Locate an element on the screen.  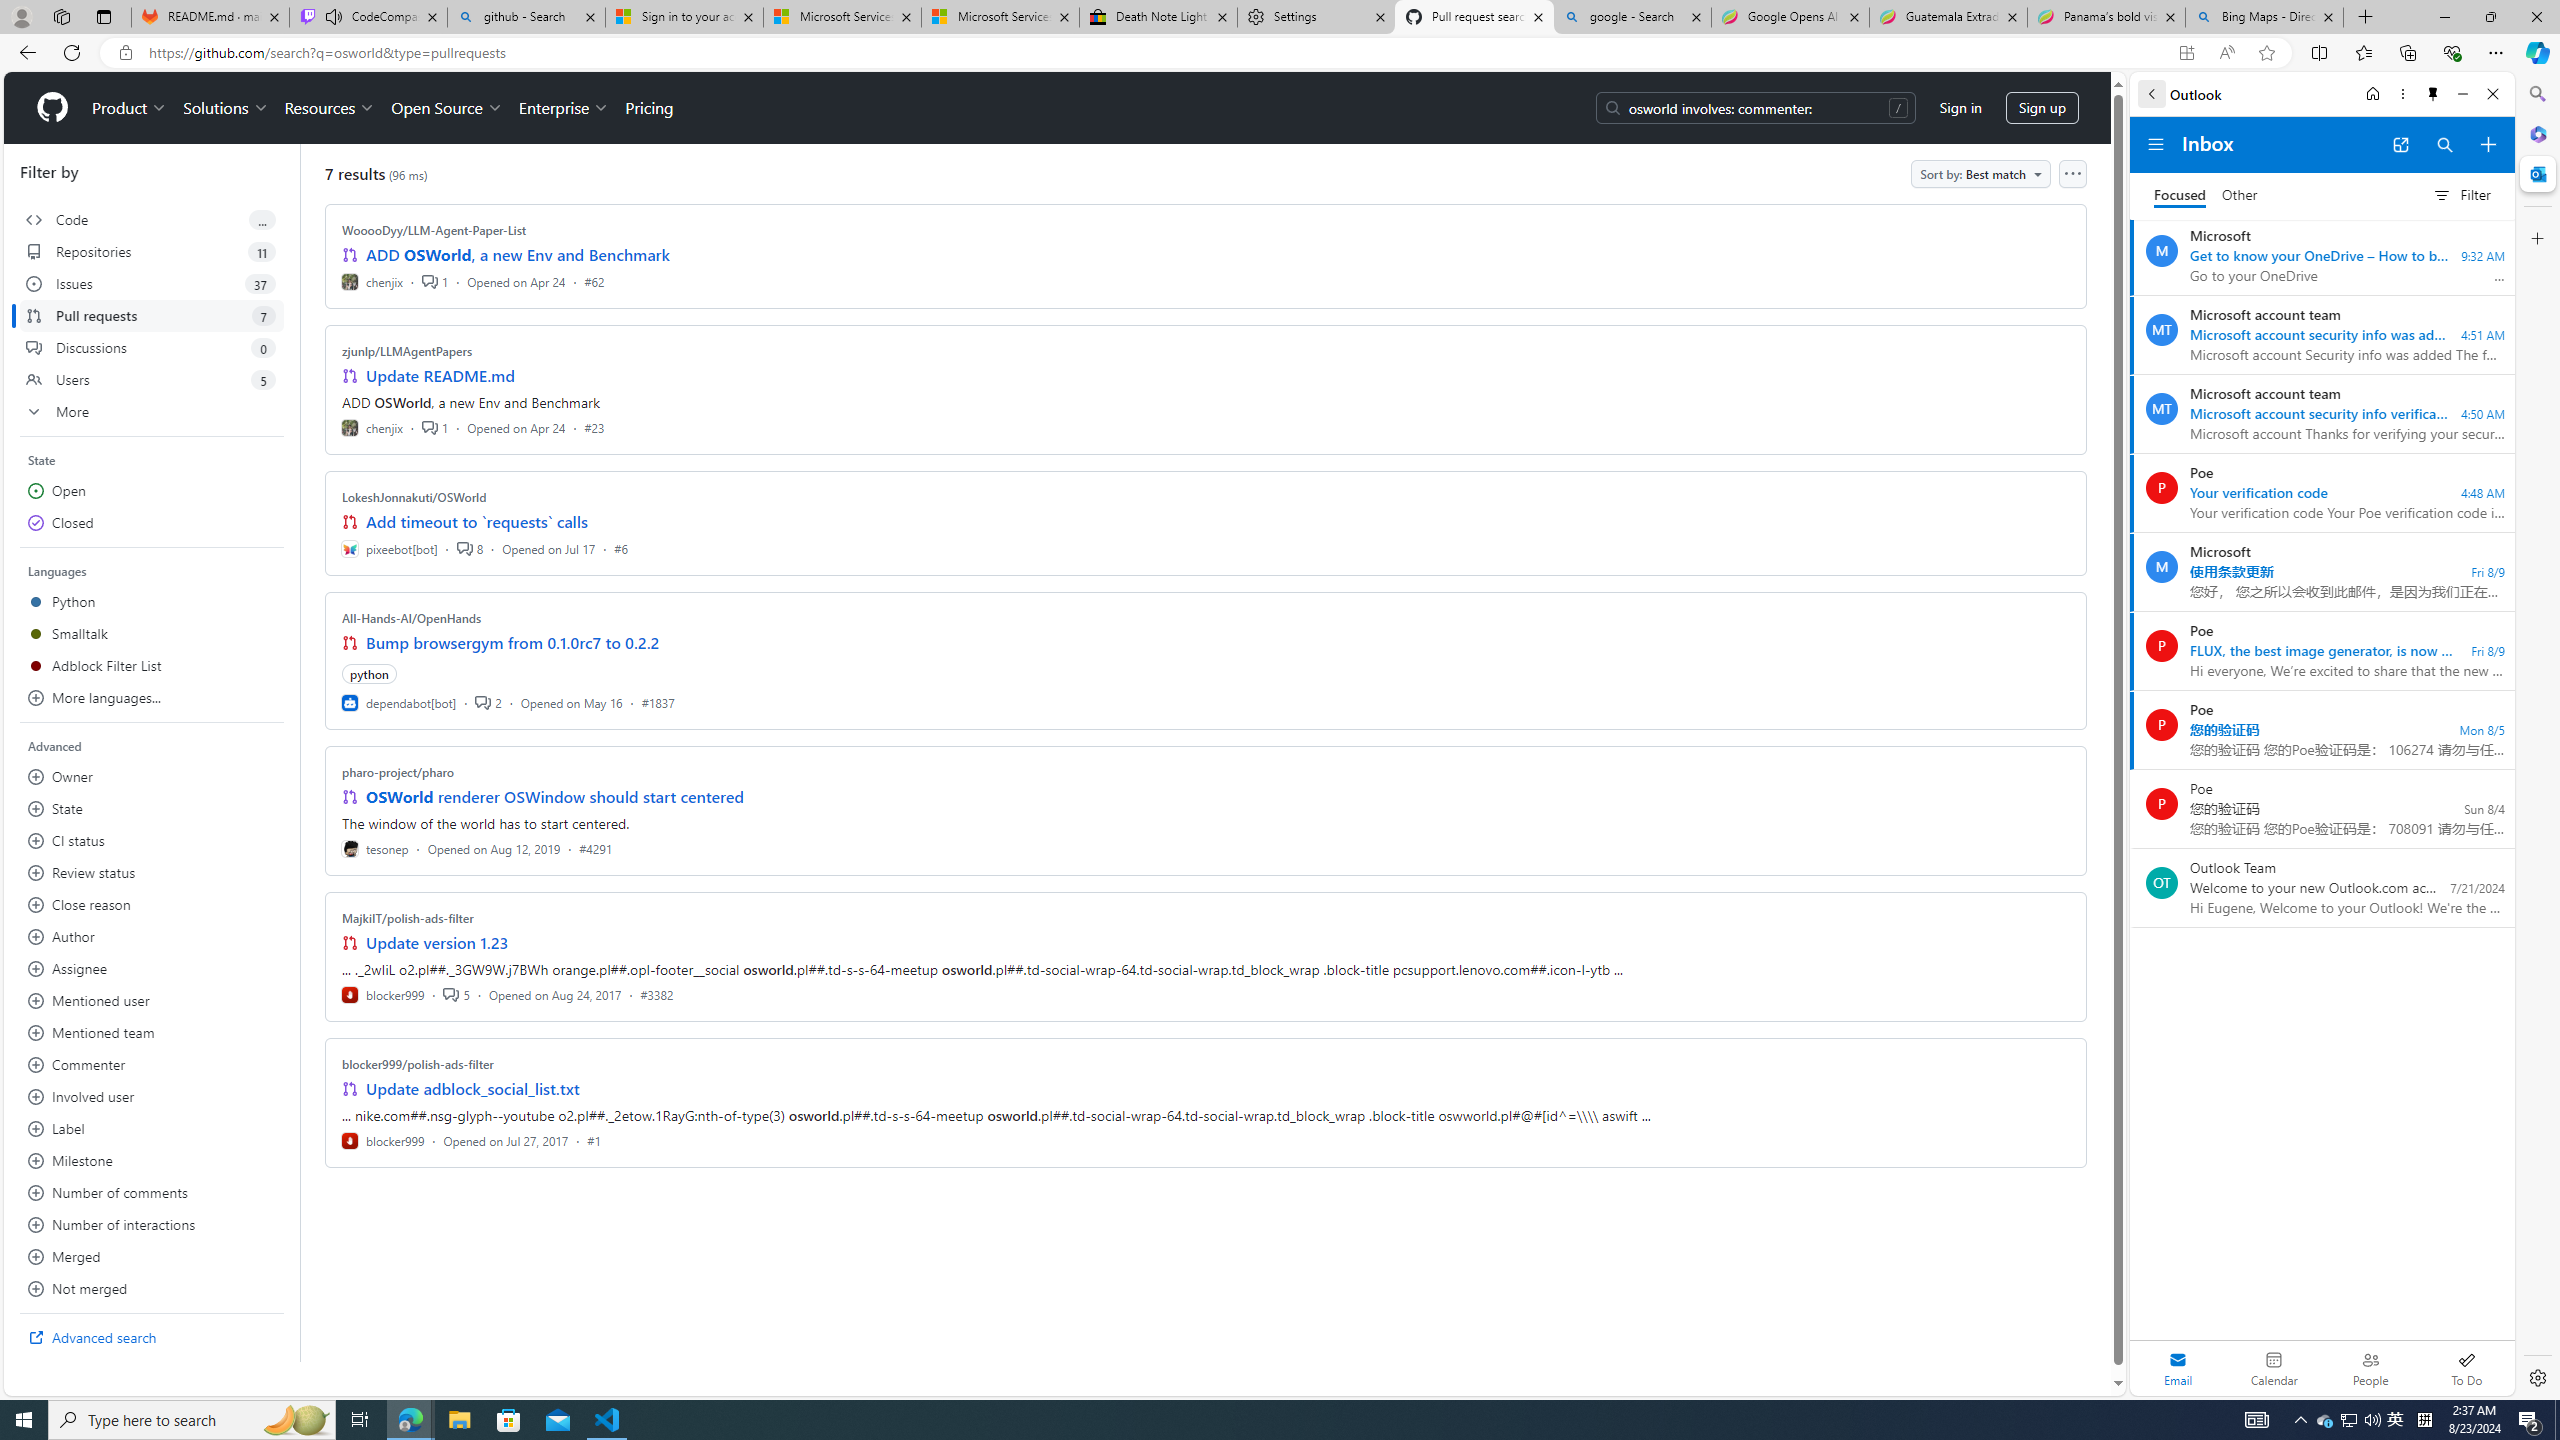
'Open Source' is located at coordinates (448, 107).